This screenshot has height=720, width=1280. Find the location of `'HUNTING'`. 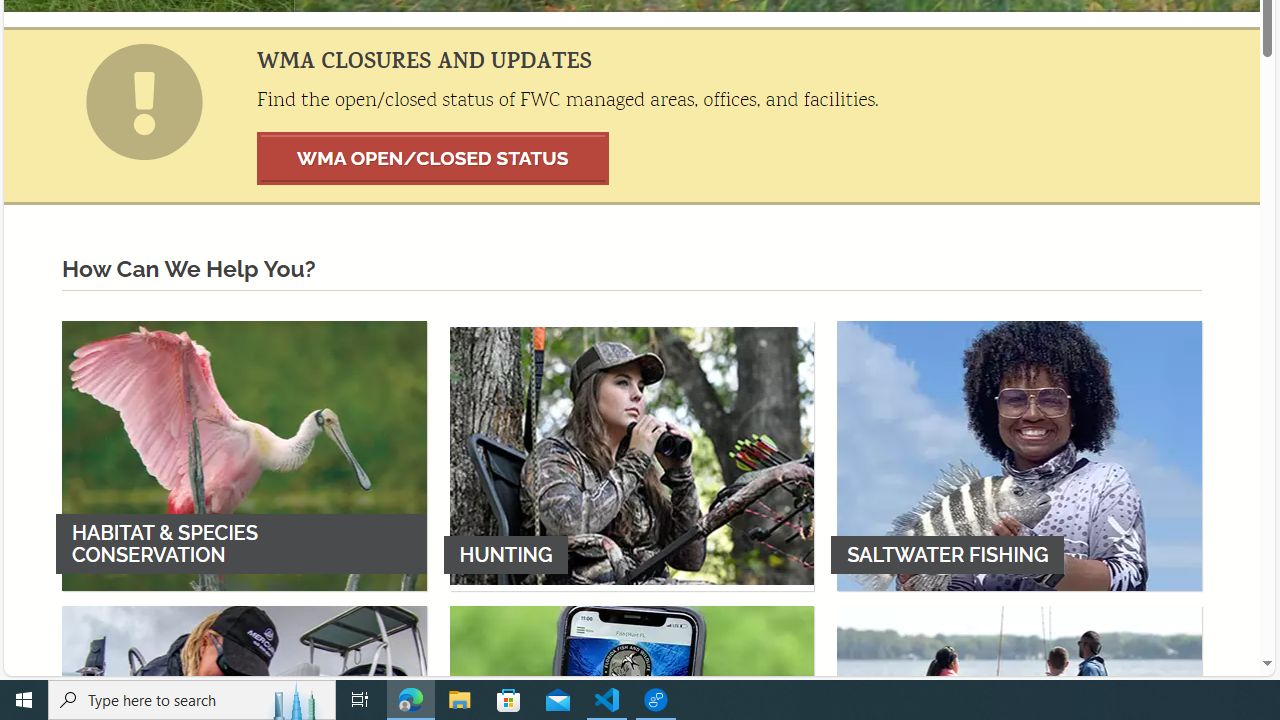

'HUNTING' is located at coordinates (631, 455).